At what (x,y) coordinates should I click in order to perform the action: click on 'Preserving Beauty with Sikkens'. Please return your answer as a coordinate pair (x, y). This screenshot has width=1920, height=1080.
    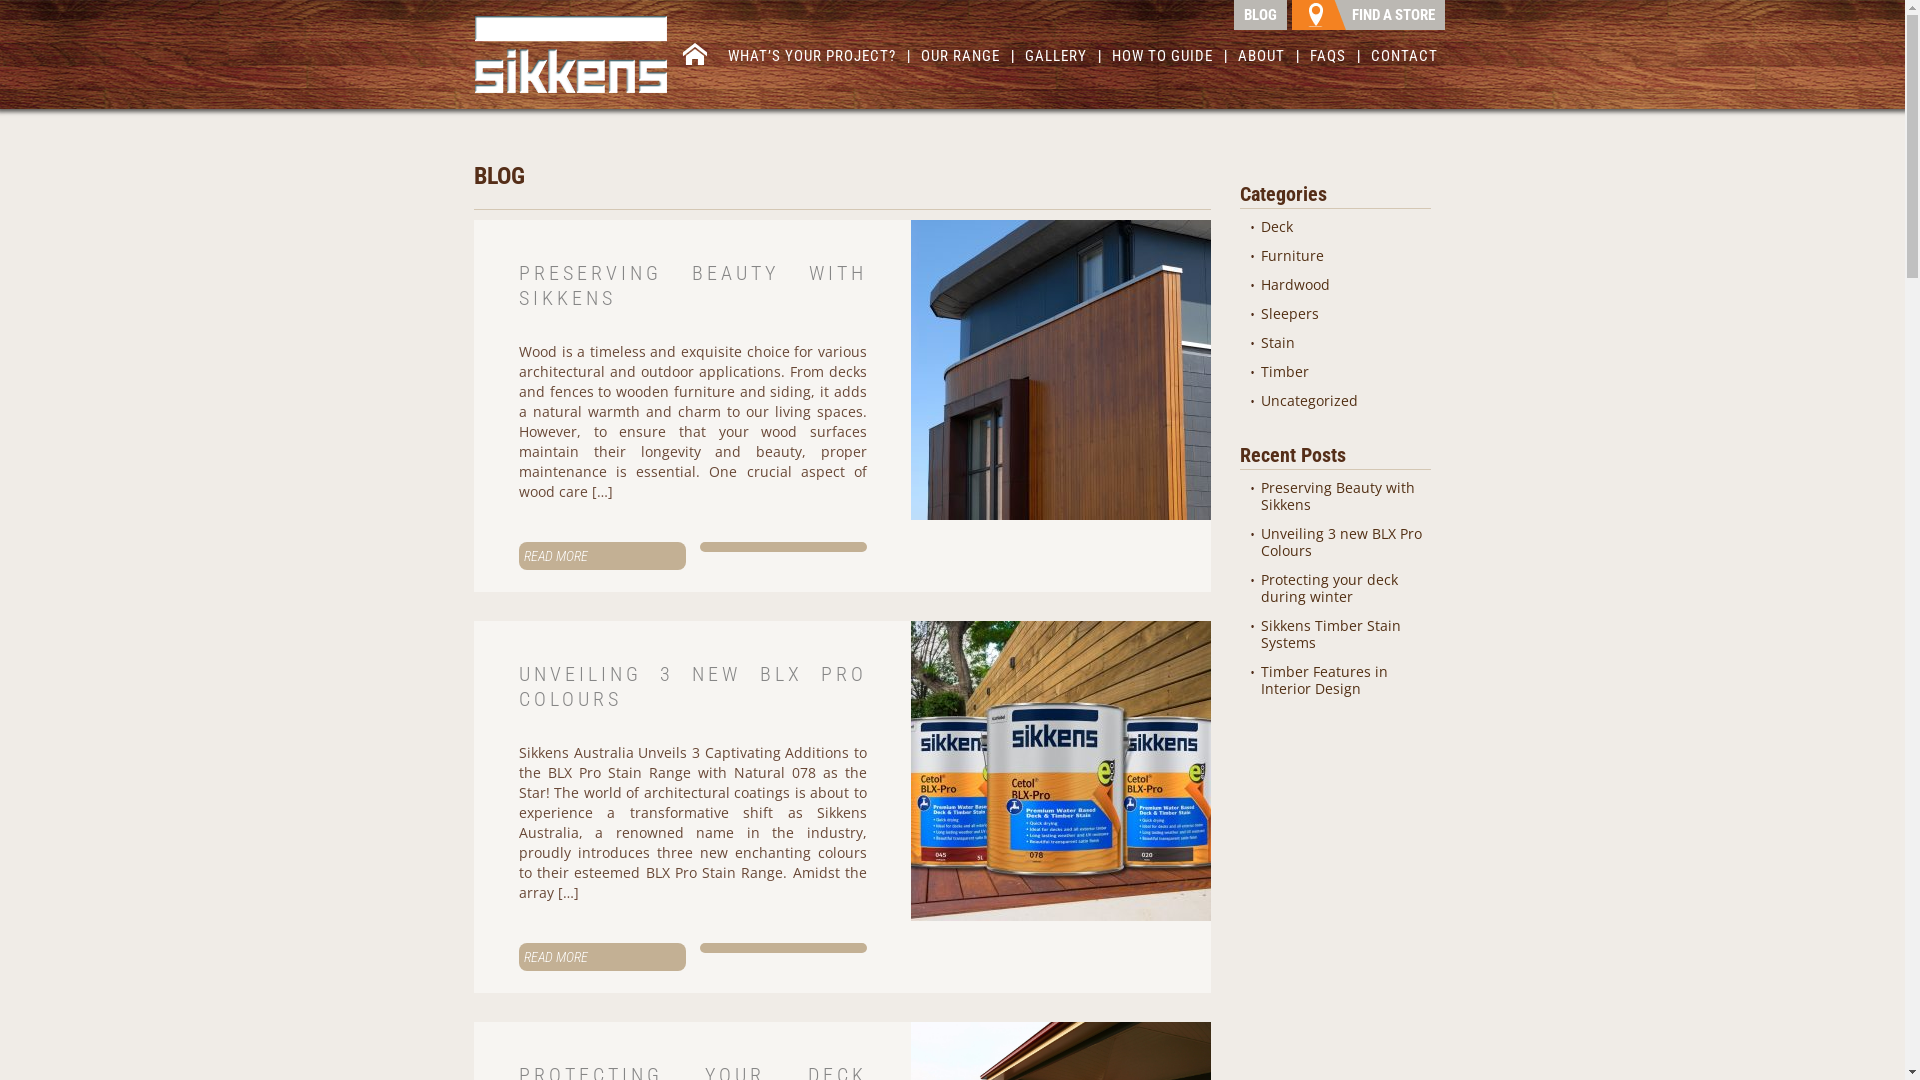
    Looking at the image, I should click on (1338, 495).